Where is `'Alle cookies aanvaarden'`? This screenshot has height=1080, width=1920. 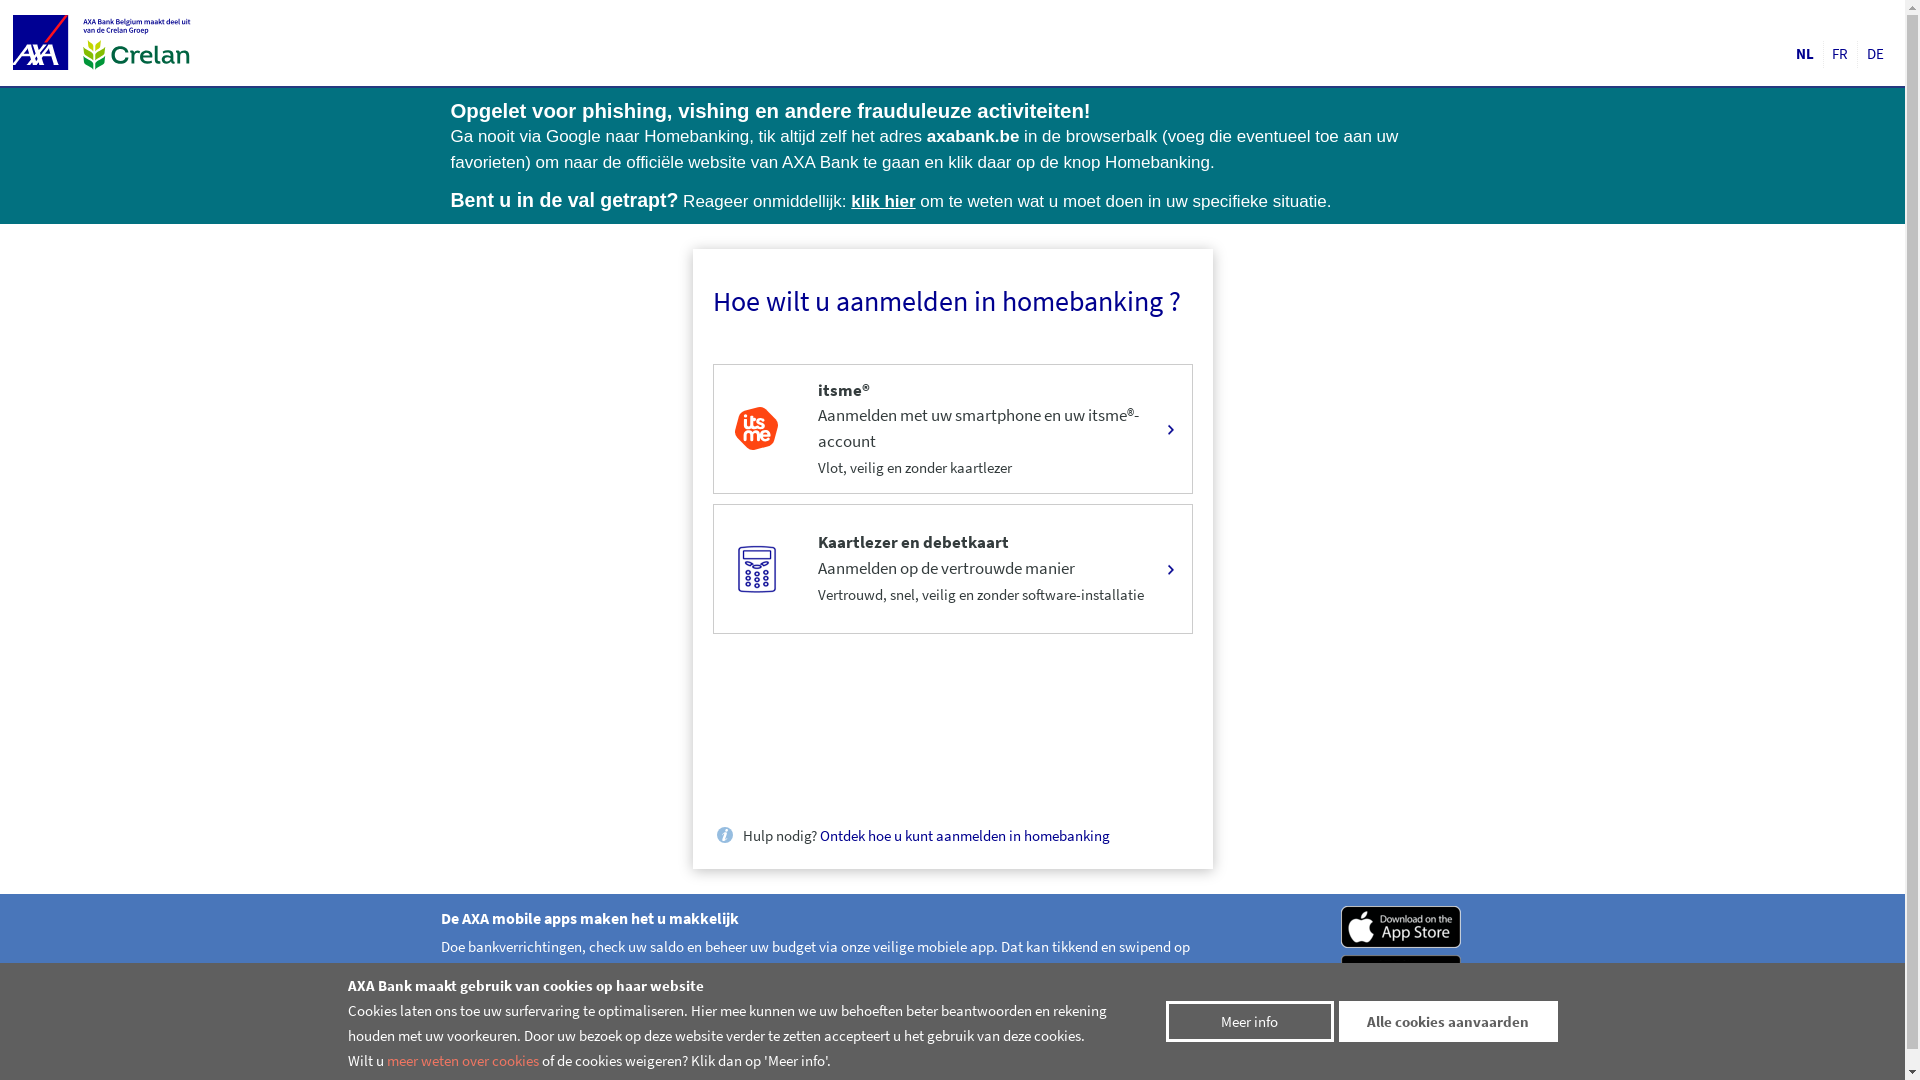 'Alle cookies aanvaarden' is located at coordinates (1448, 1021).